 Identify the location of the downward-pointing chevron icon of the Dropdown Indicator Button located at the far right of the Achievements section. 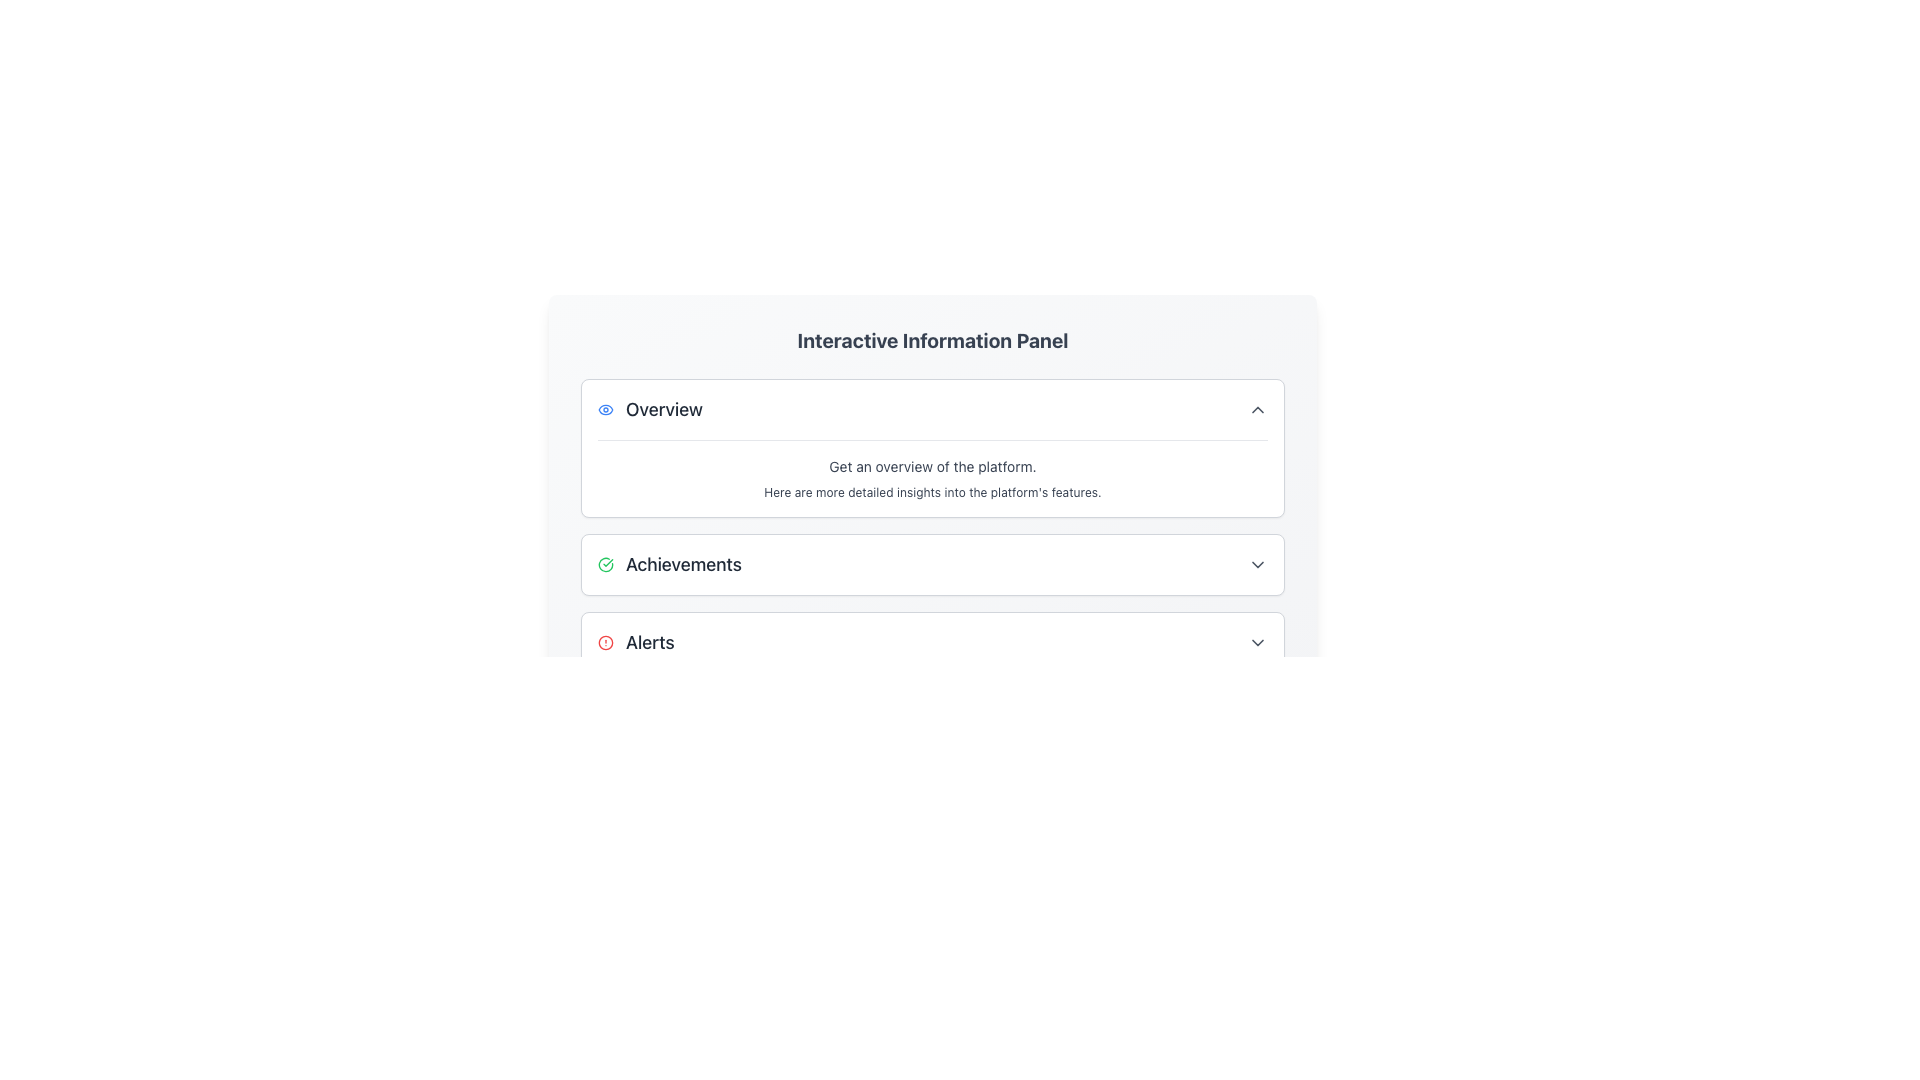
(1256, 564).